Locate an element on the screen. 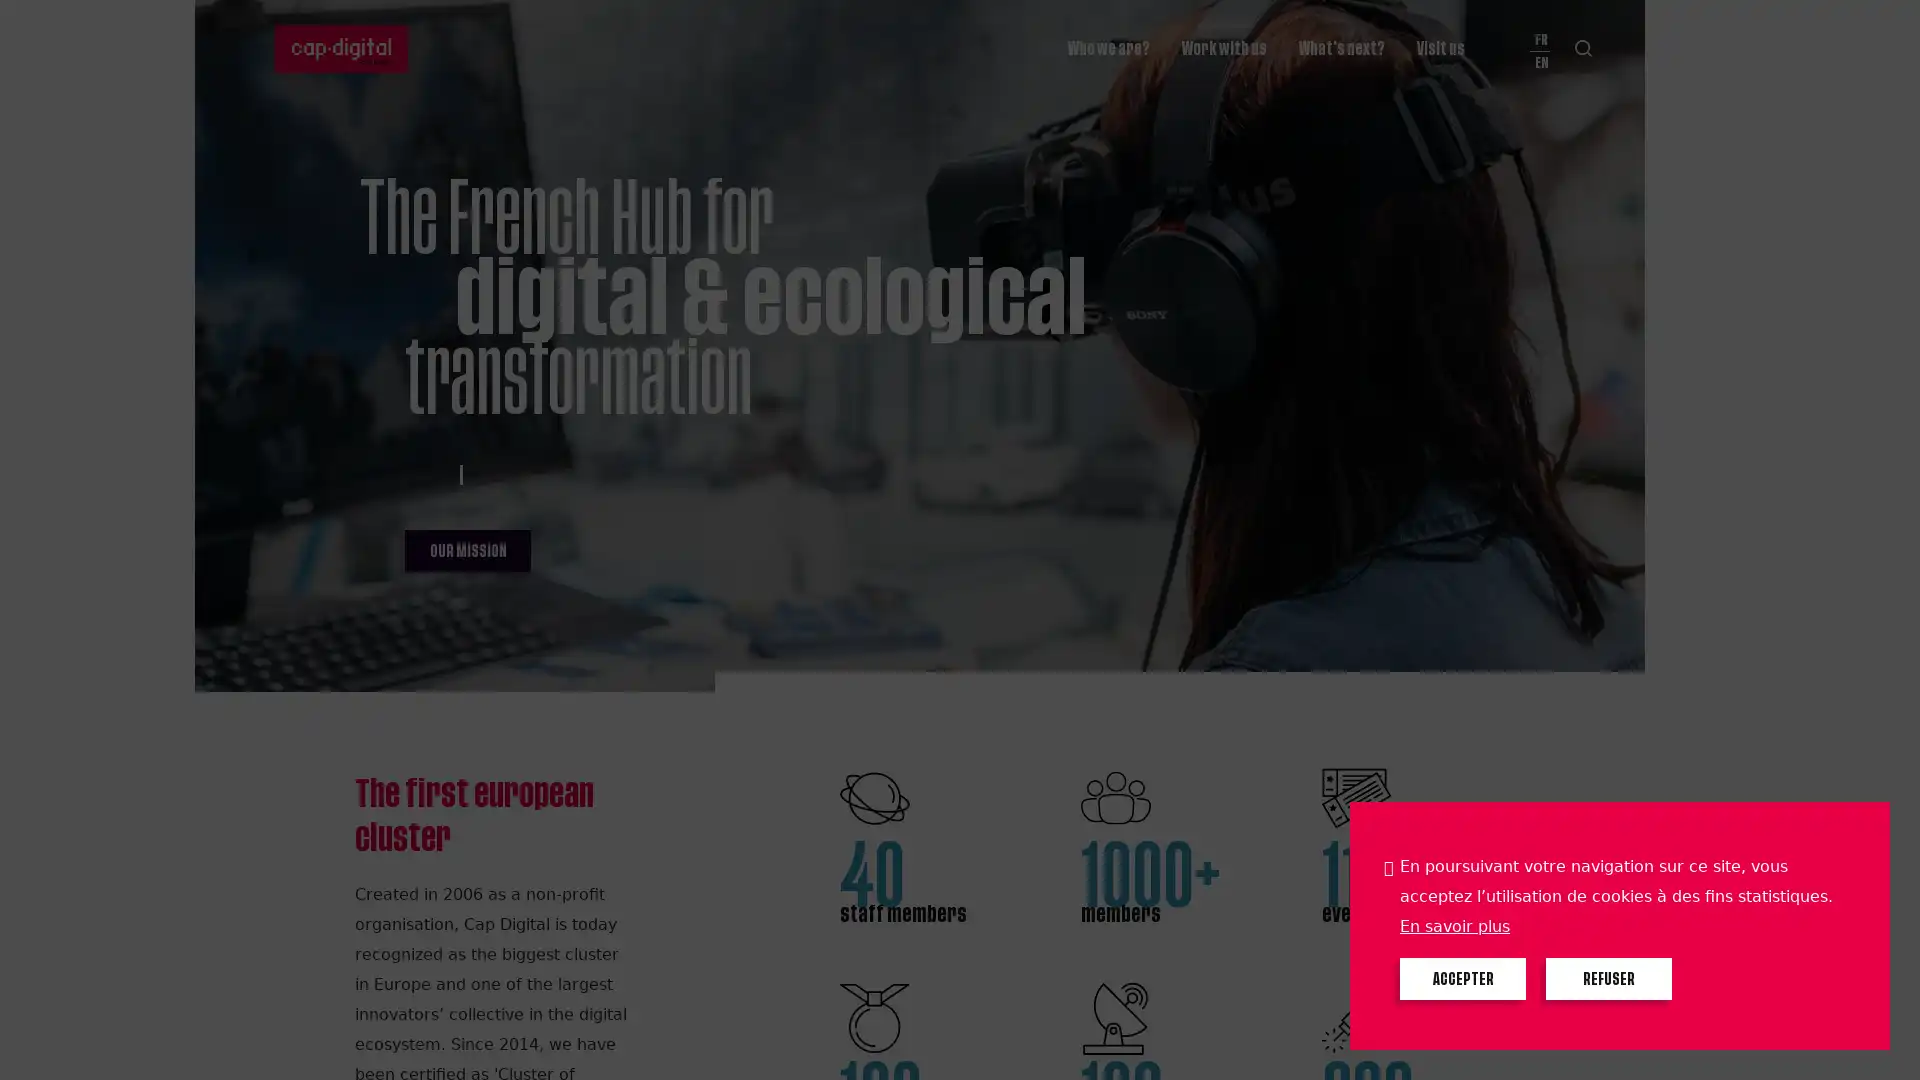  Subscribe is located at coordinates (1065, 23).